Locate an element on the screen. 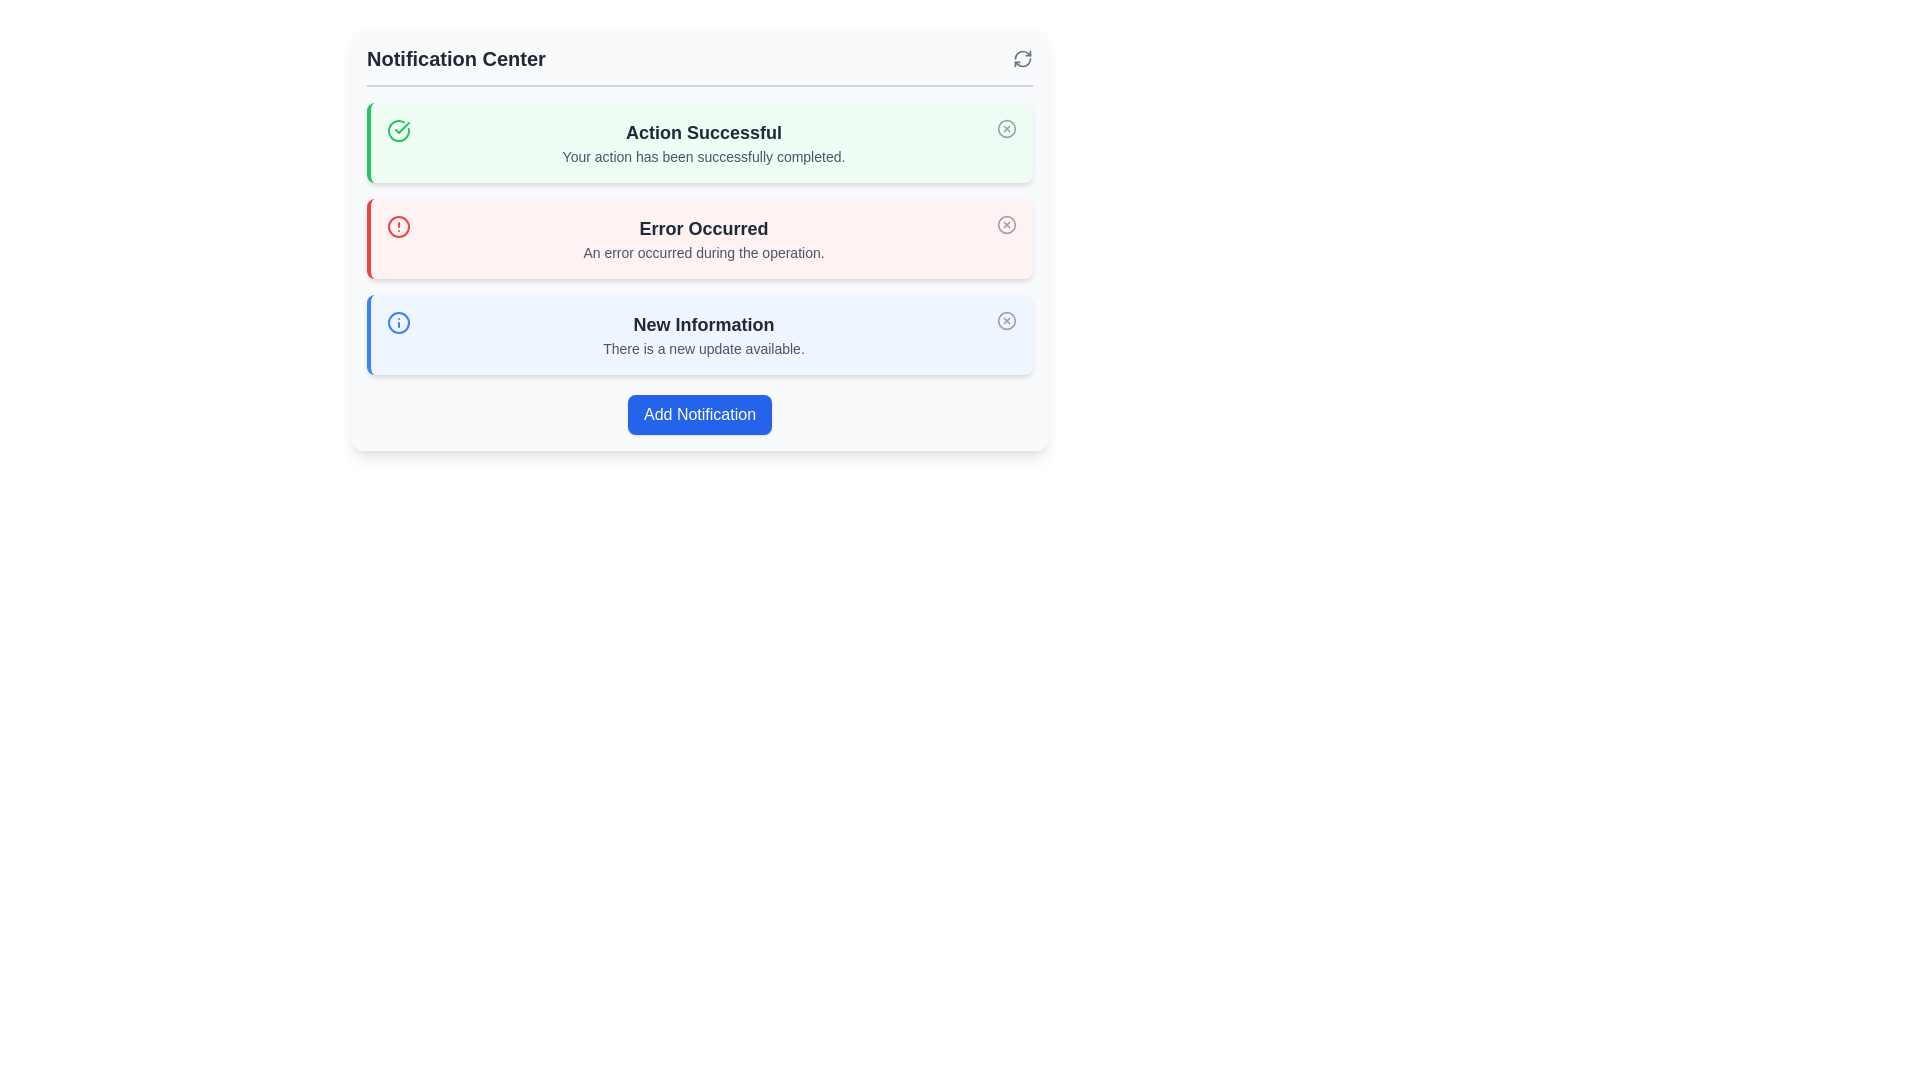 This screenshot has width=1920, height=1080. the circular refresh button located in the top-right corner of the Notification Center interface is located at coordinates (1022, 57).